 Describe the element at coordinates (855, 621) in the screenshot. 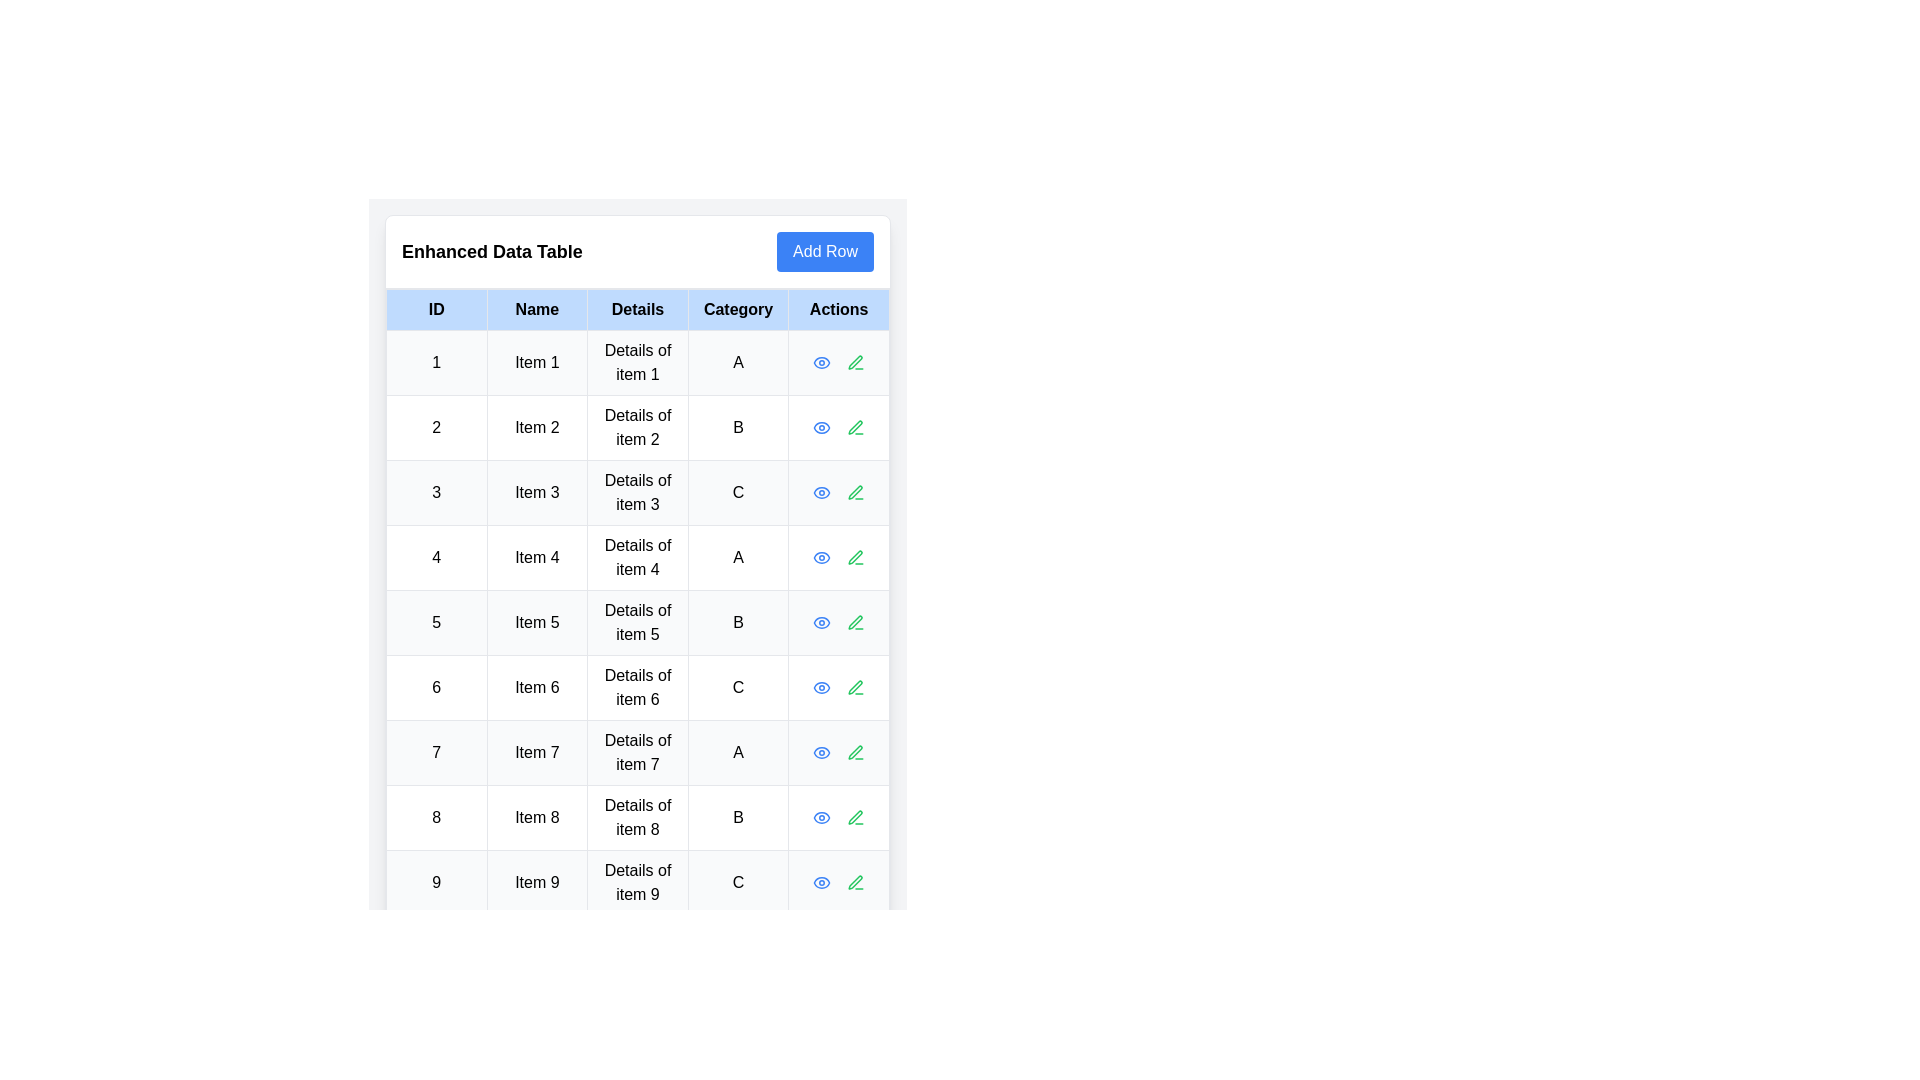

I see `the 'edit' icon in the 'Actions' column for 'Item 5', which is located immediately to the right of the eye icon` at that location.